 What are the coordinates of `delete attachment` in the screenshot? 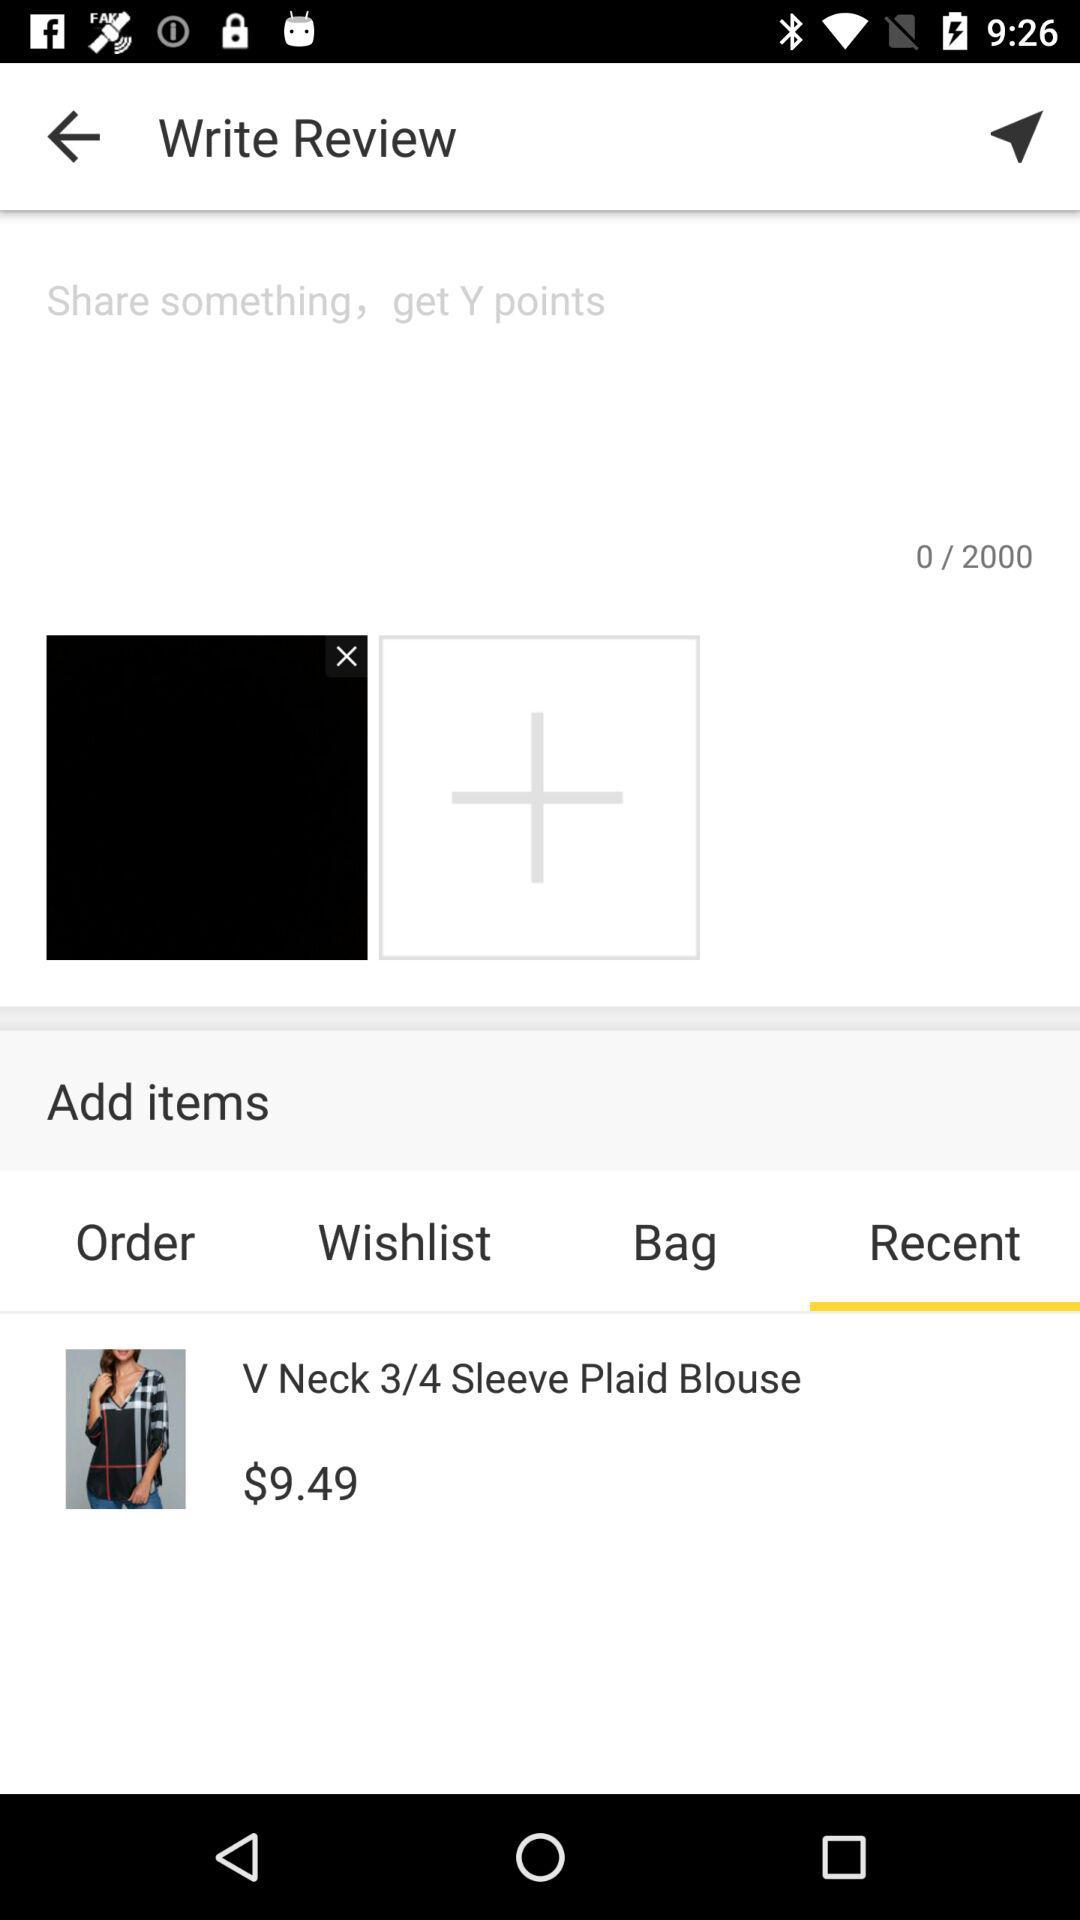 It's located at (334, 666).